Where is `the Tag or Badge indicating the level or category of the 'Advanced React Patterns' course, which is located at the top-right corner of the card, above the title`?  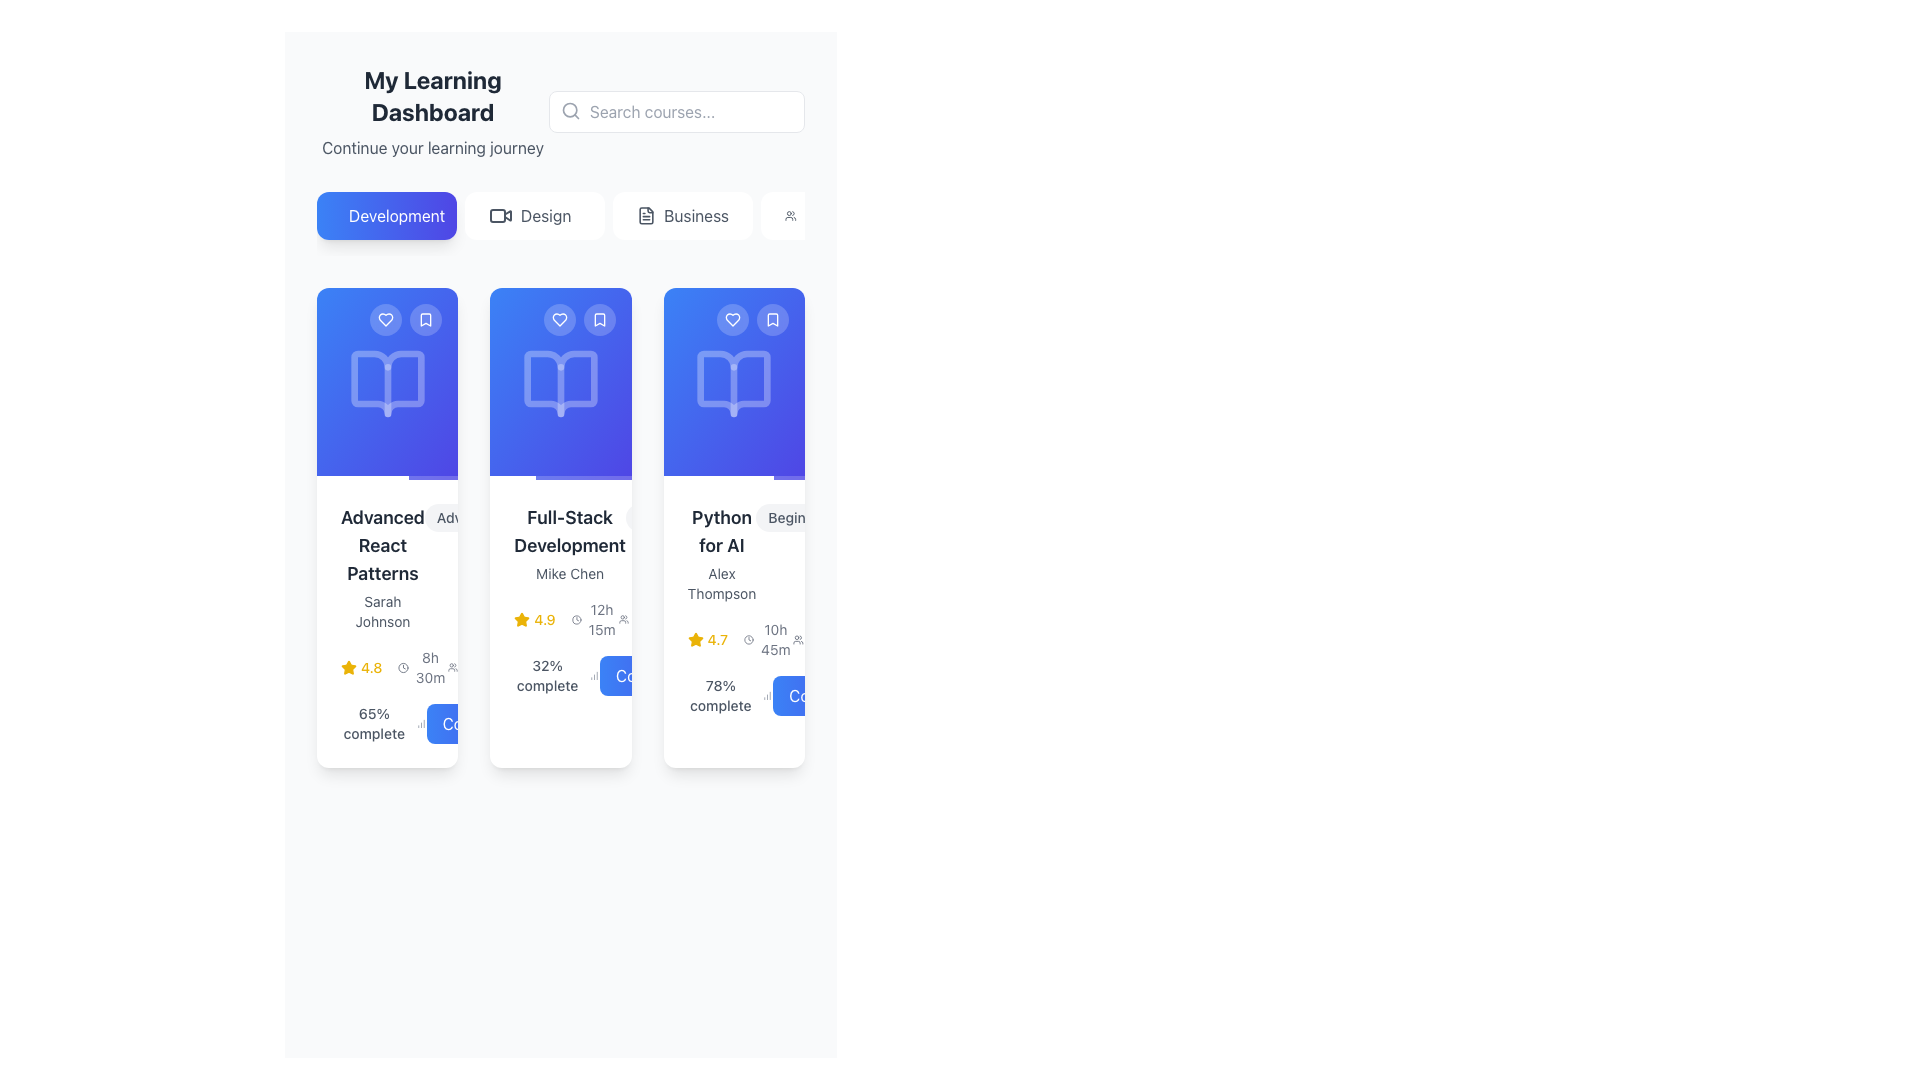
the Tag or Badge indicating the level or category of the 'Advanced React Patterns' course, which is located at the top-right corner of the card, above the title is located at coordinates (468, 516).